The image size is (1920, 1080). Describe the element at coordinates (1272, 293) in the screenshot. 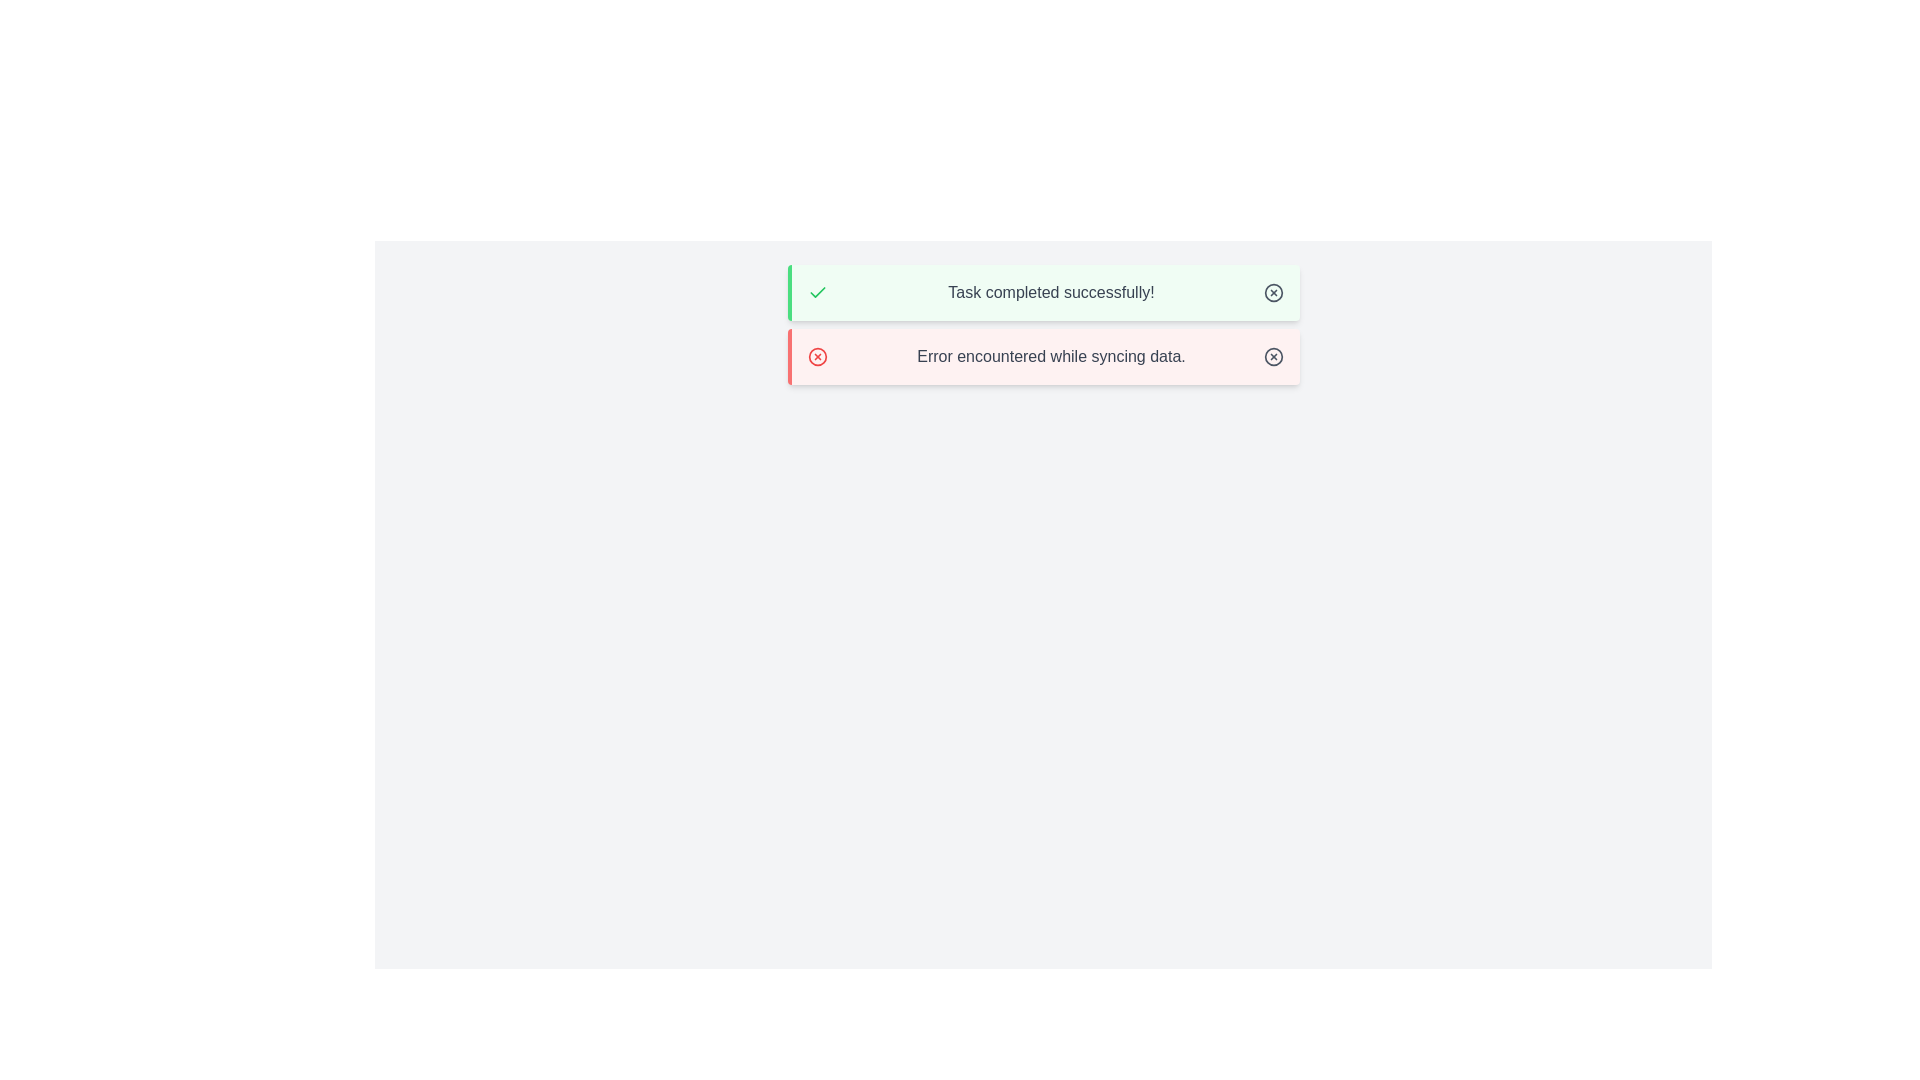

I see `the close (X) button icon in the notification bar that indicates 'Task completed successfully!', which is located at the far-right end of the bar` at that location.